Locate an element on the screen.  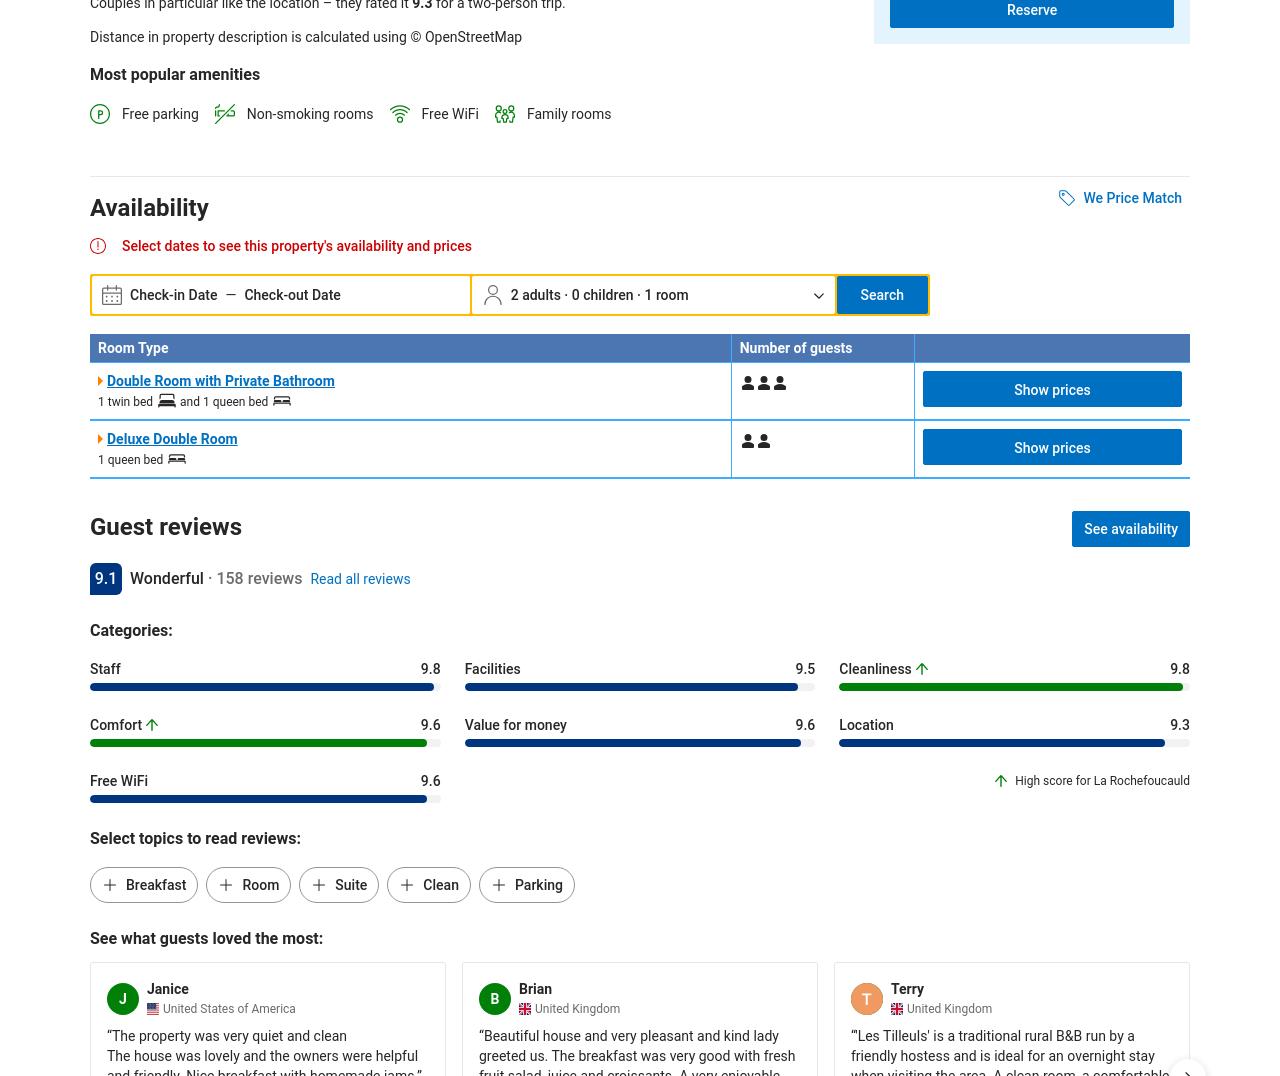
'Room' is located at coordinates (259, 885).